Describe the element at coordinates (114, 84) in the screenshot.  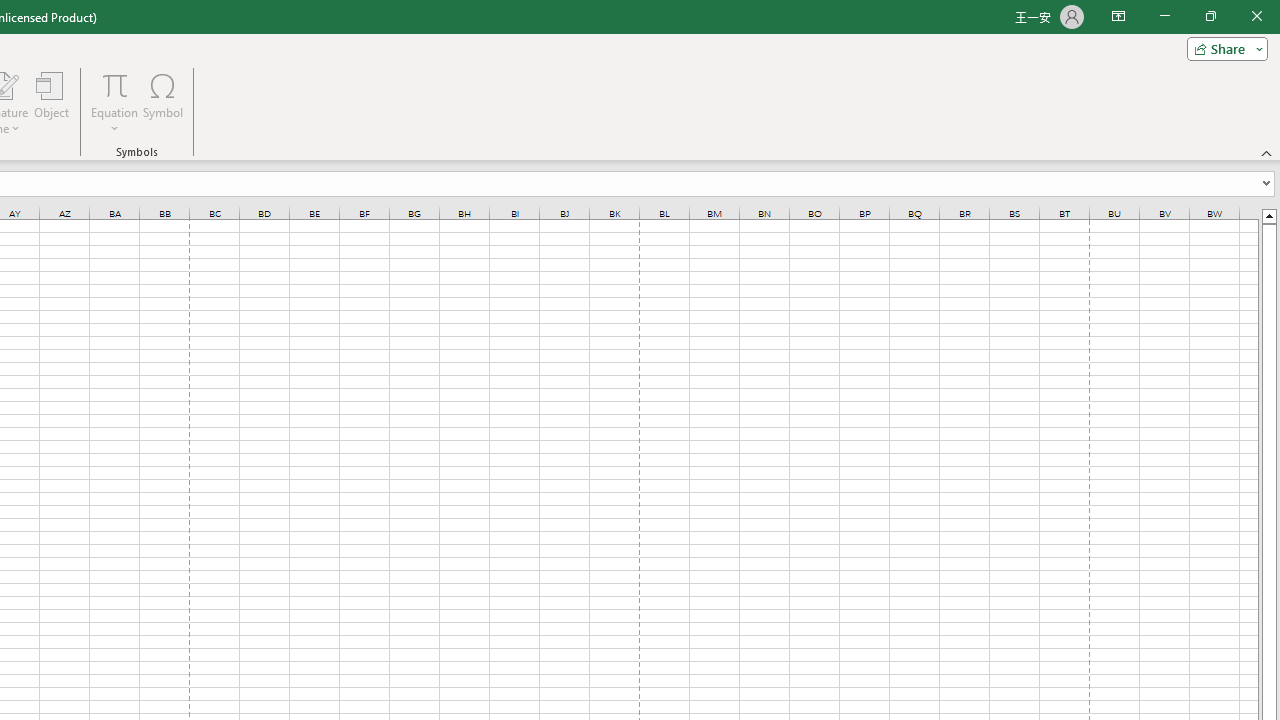
I see `'Equation'` at that location.